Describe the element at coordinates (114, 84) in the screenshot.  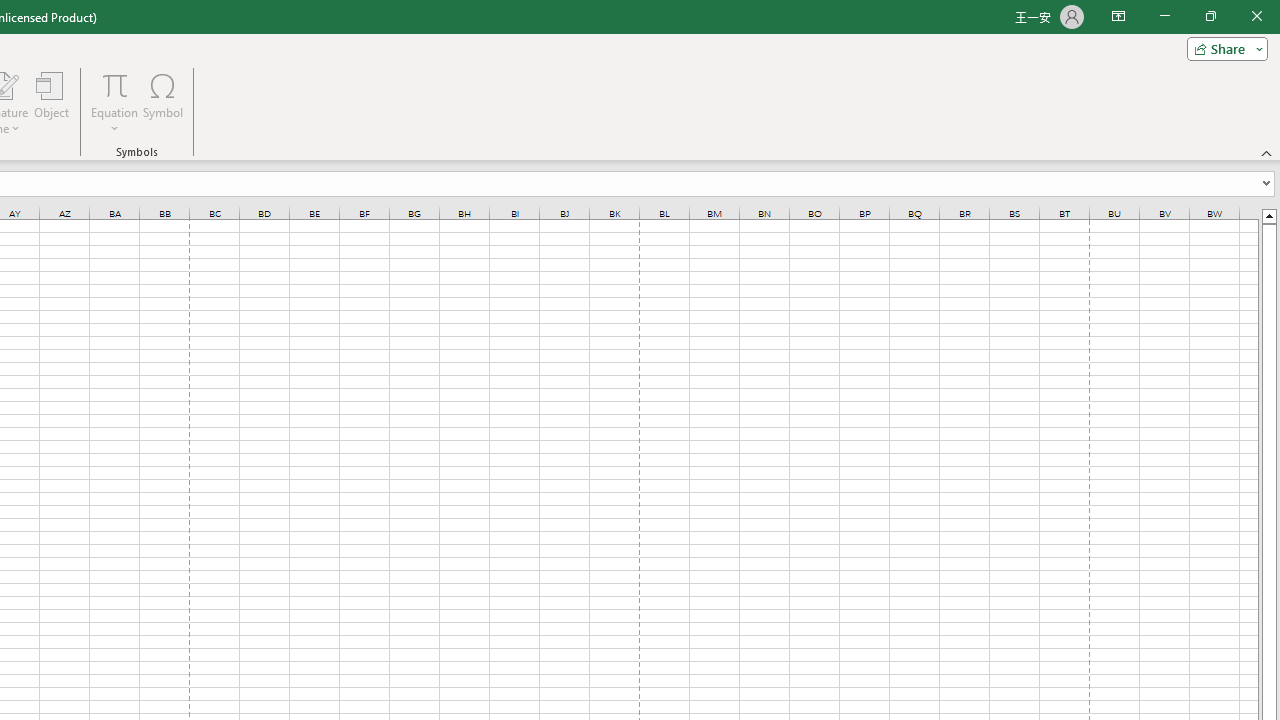
I see `'Equation'` at that location.